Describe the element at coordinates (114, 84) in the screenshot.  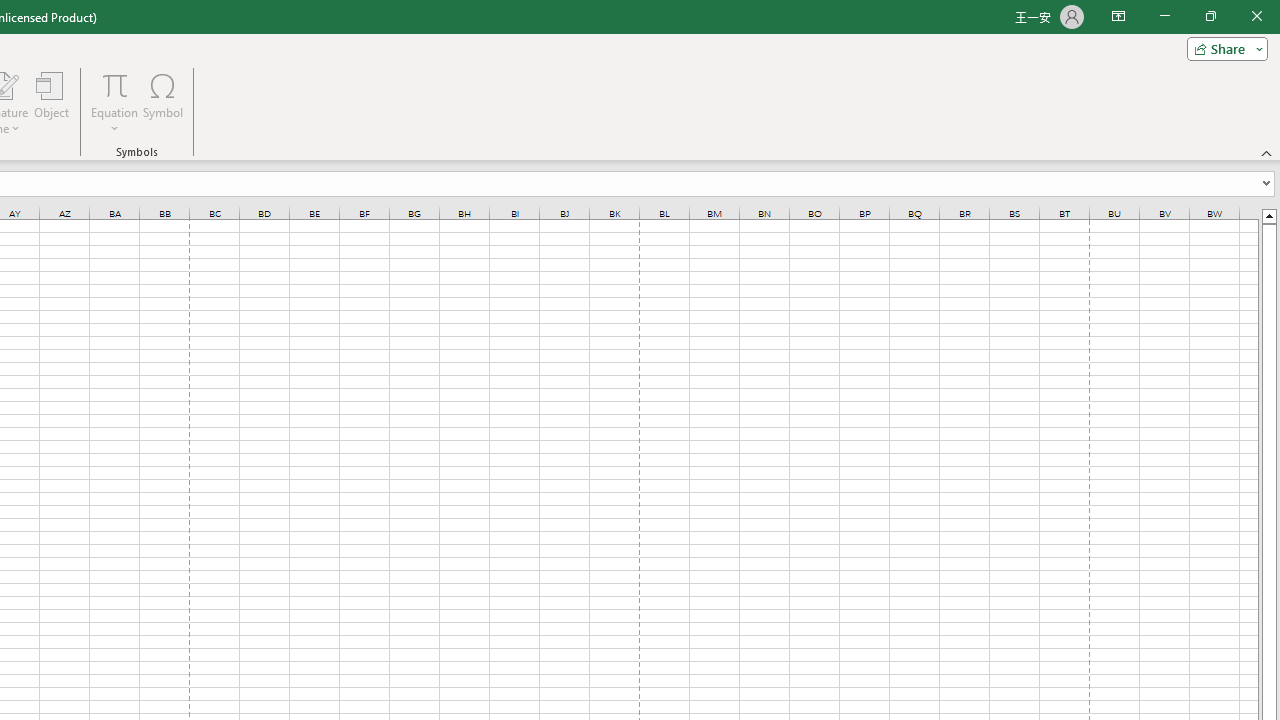
I see `'Equation'` at that location.